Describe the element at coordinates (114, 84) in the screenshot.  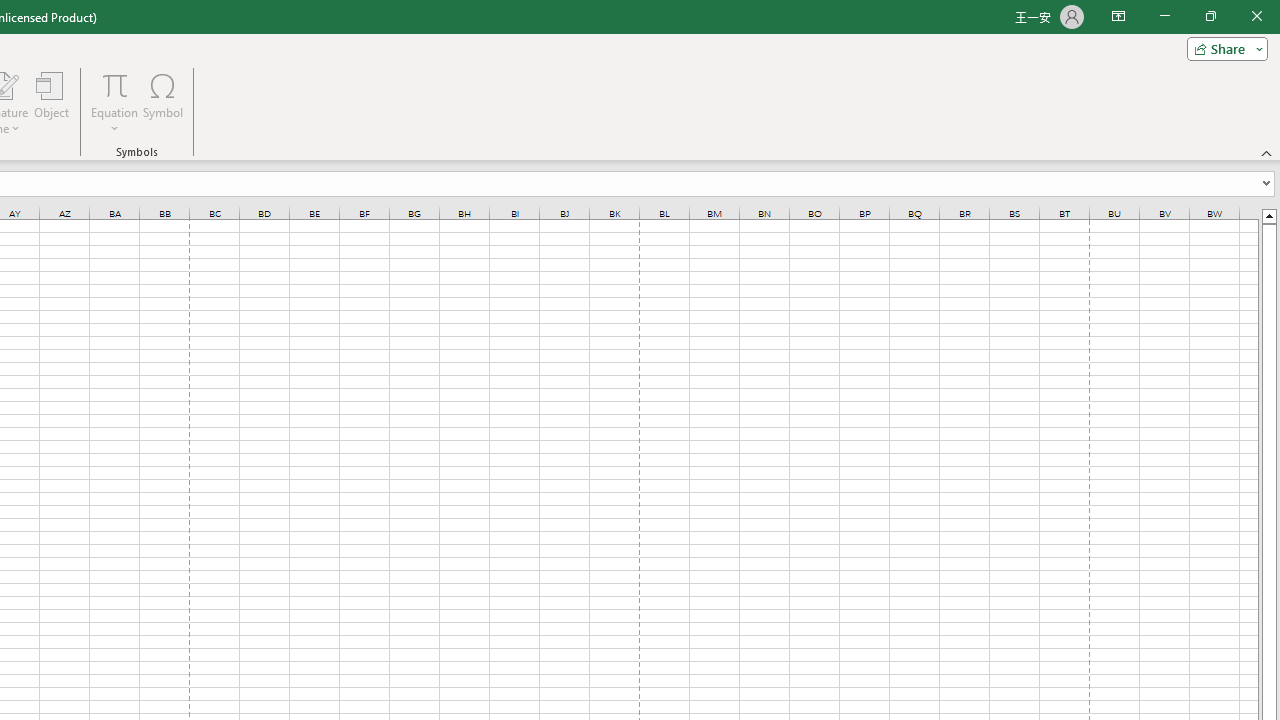
I see `'Equation'` at that location.